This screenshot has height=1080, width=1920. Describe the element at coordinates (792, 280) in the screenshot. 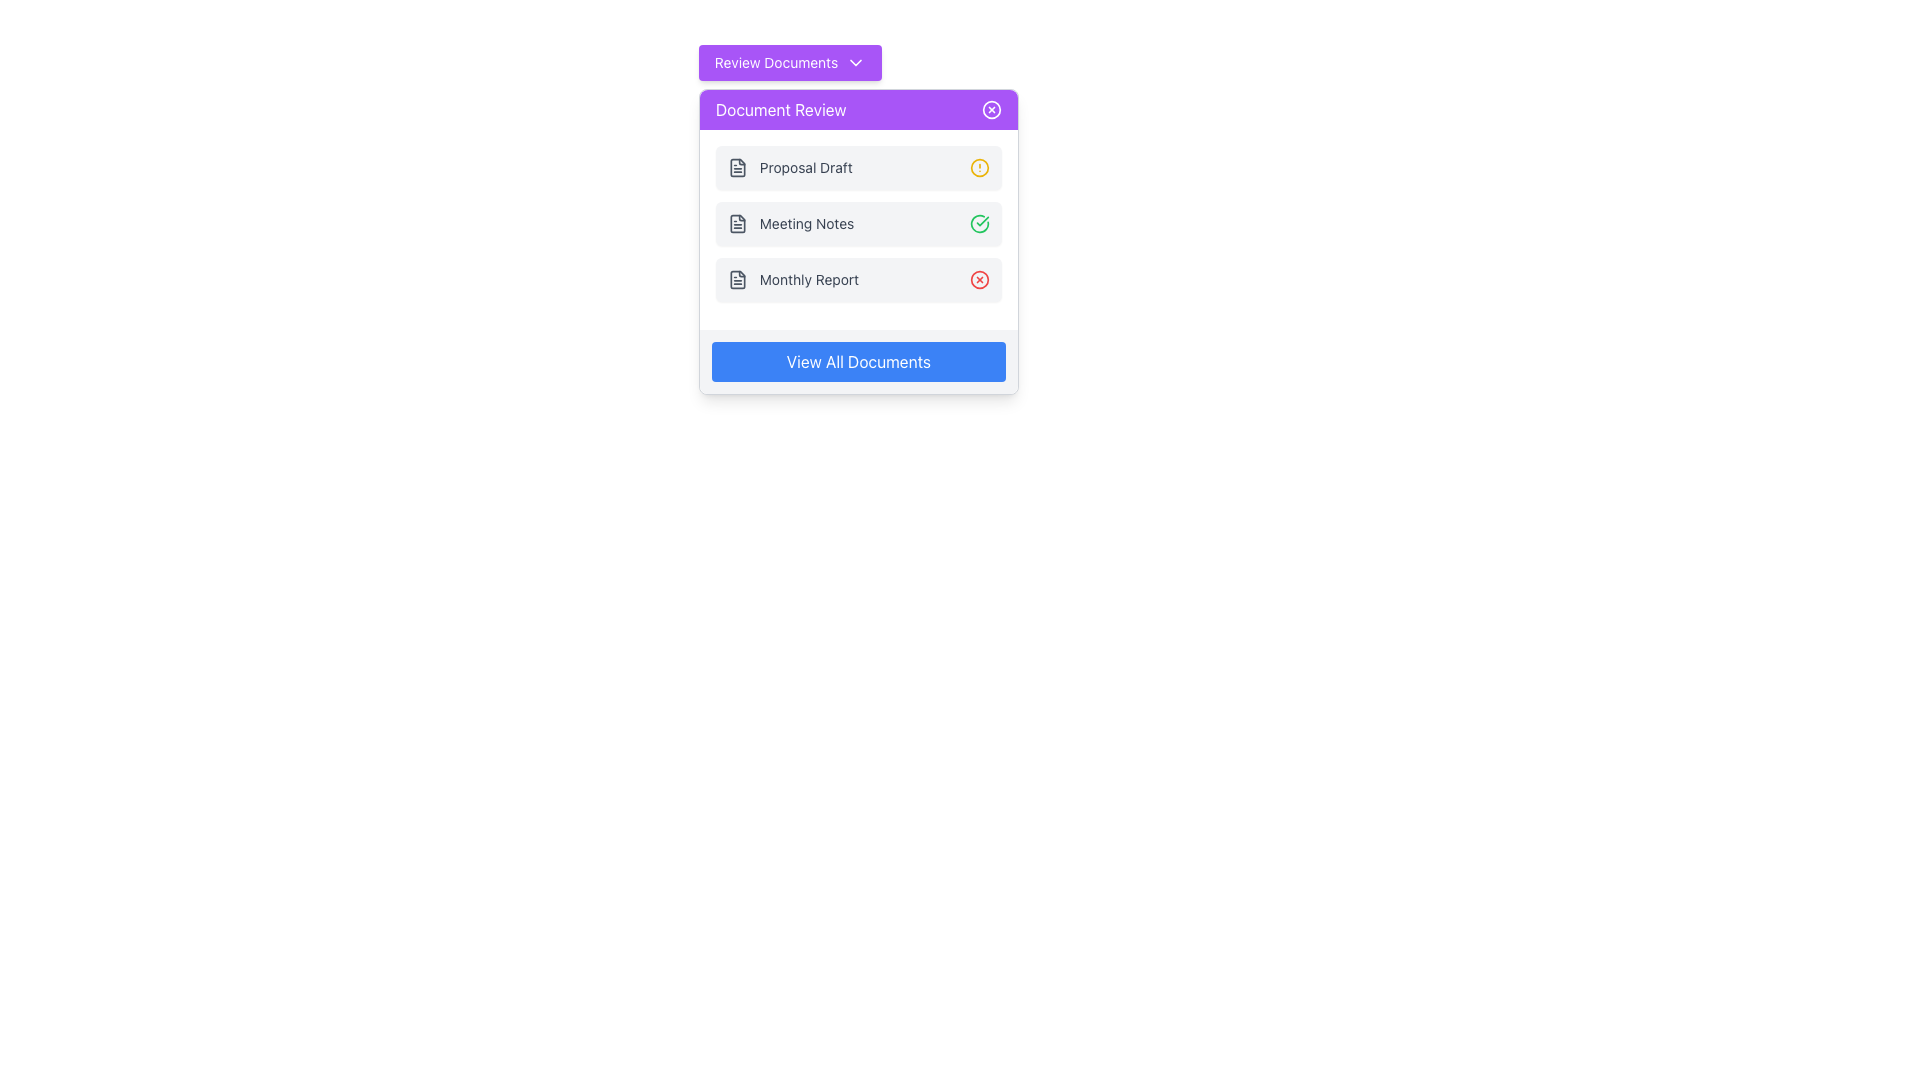

I see `the 'Monthly Report' list item in the 'Document Review' card` at that location.